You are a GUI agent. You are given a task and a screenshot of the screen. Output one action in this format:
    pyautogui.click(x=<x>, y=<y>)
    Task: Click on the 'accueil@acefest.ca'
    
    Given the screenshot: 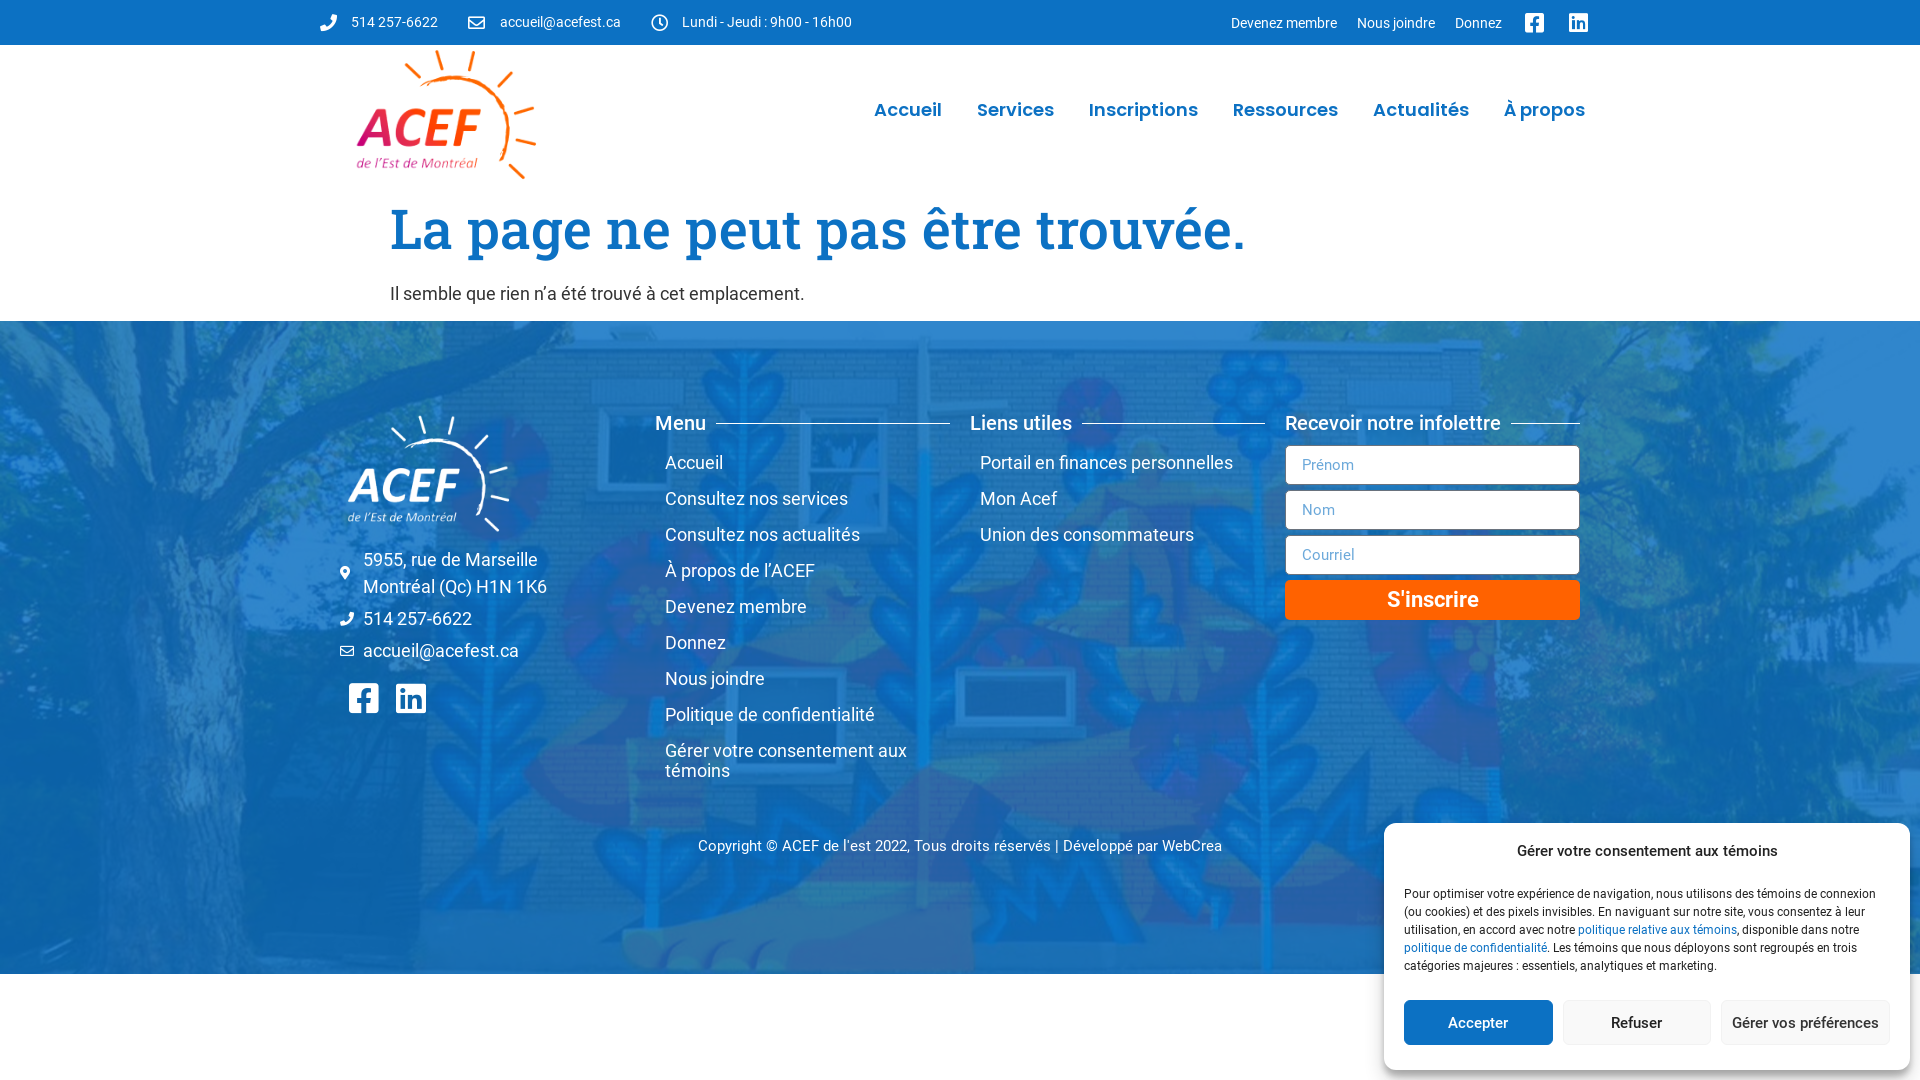 What is the action you would take?
    pyautogui.click(x=487, y=650)
    